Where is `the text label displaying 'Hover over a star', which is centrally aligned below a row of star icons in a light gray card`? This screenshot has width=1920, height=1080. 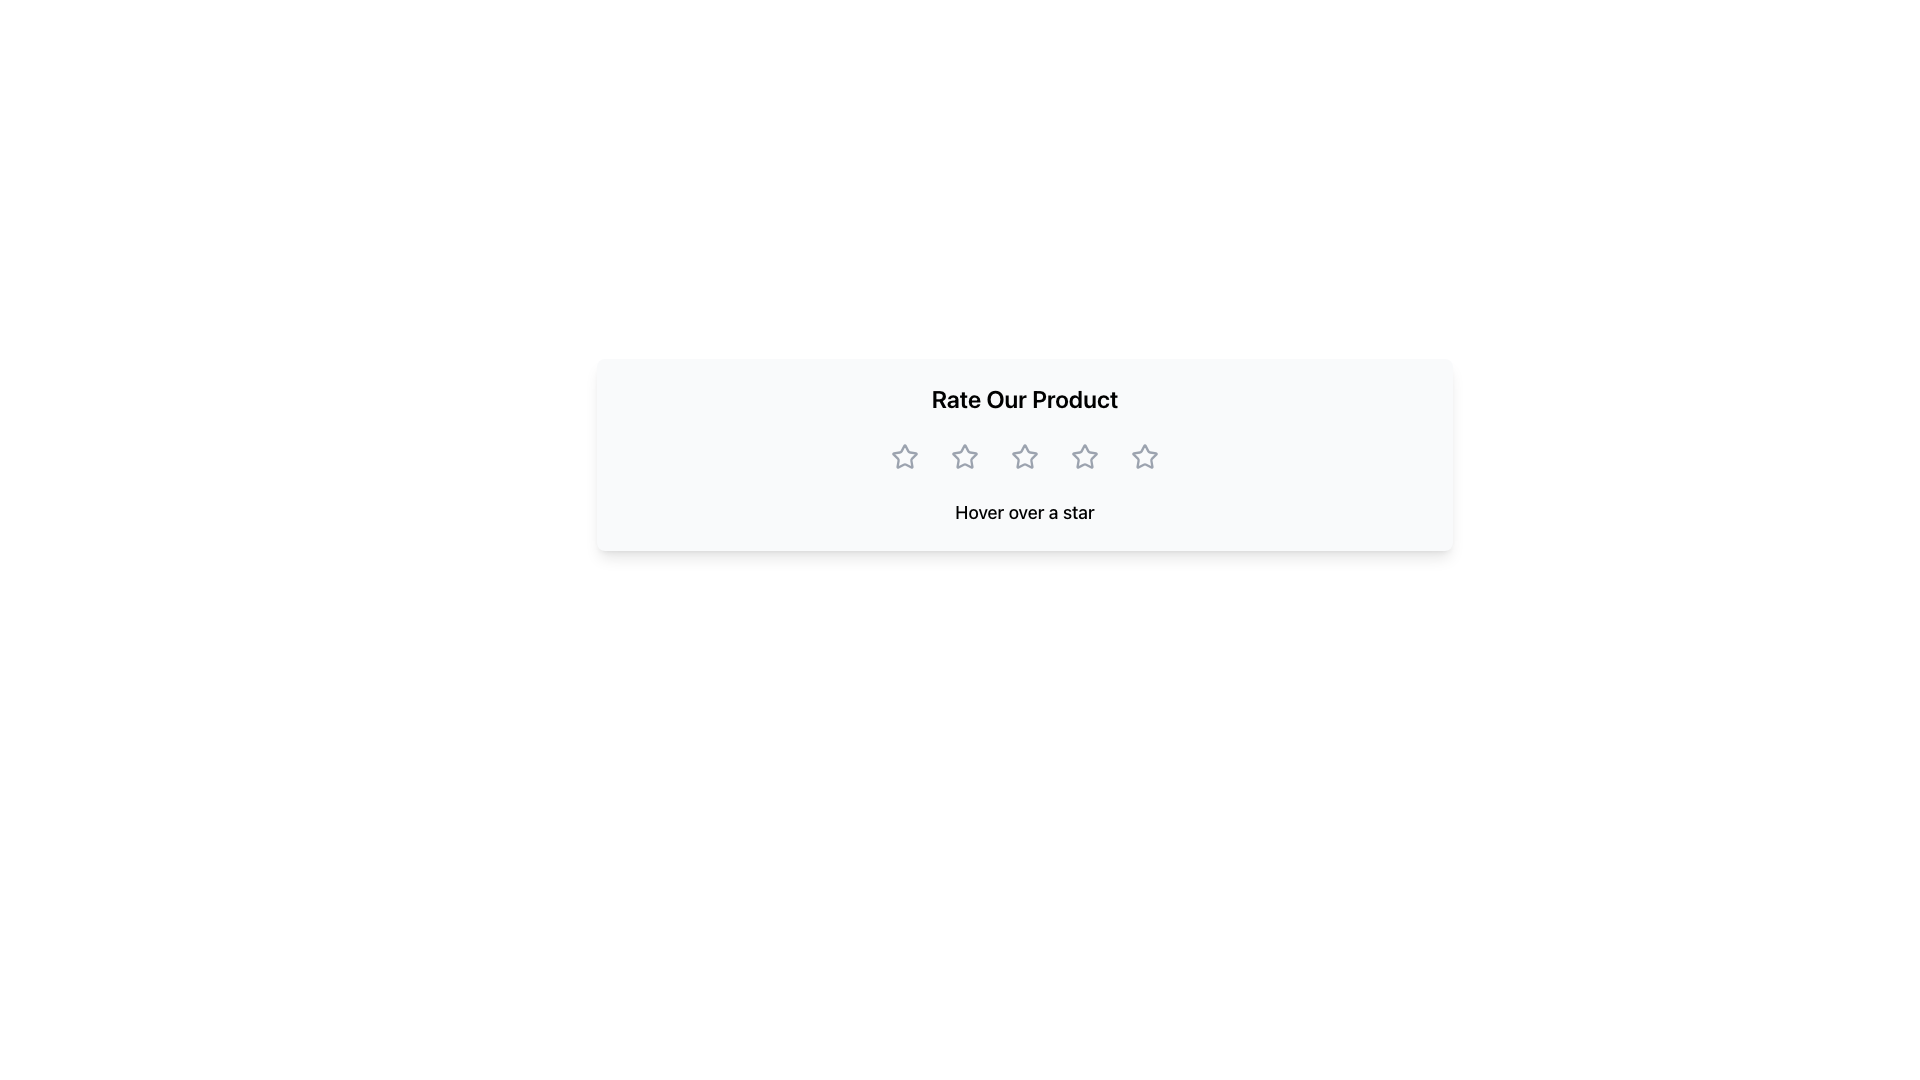
the text label displaying 'Hover over a star', which is centrally aligned below a row of star icons in a light gray card is located at coordinates (1025, 512).